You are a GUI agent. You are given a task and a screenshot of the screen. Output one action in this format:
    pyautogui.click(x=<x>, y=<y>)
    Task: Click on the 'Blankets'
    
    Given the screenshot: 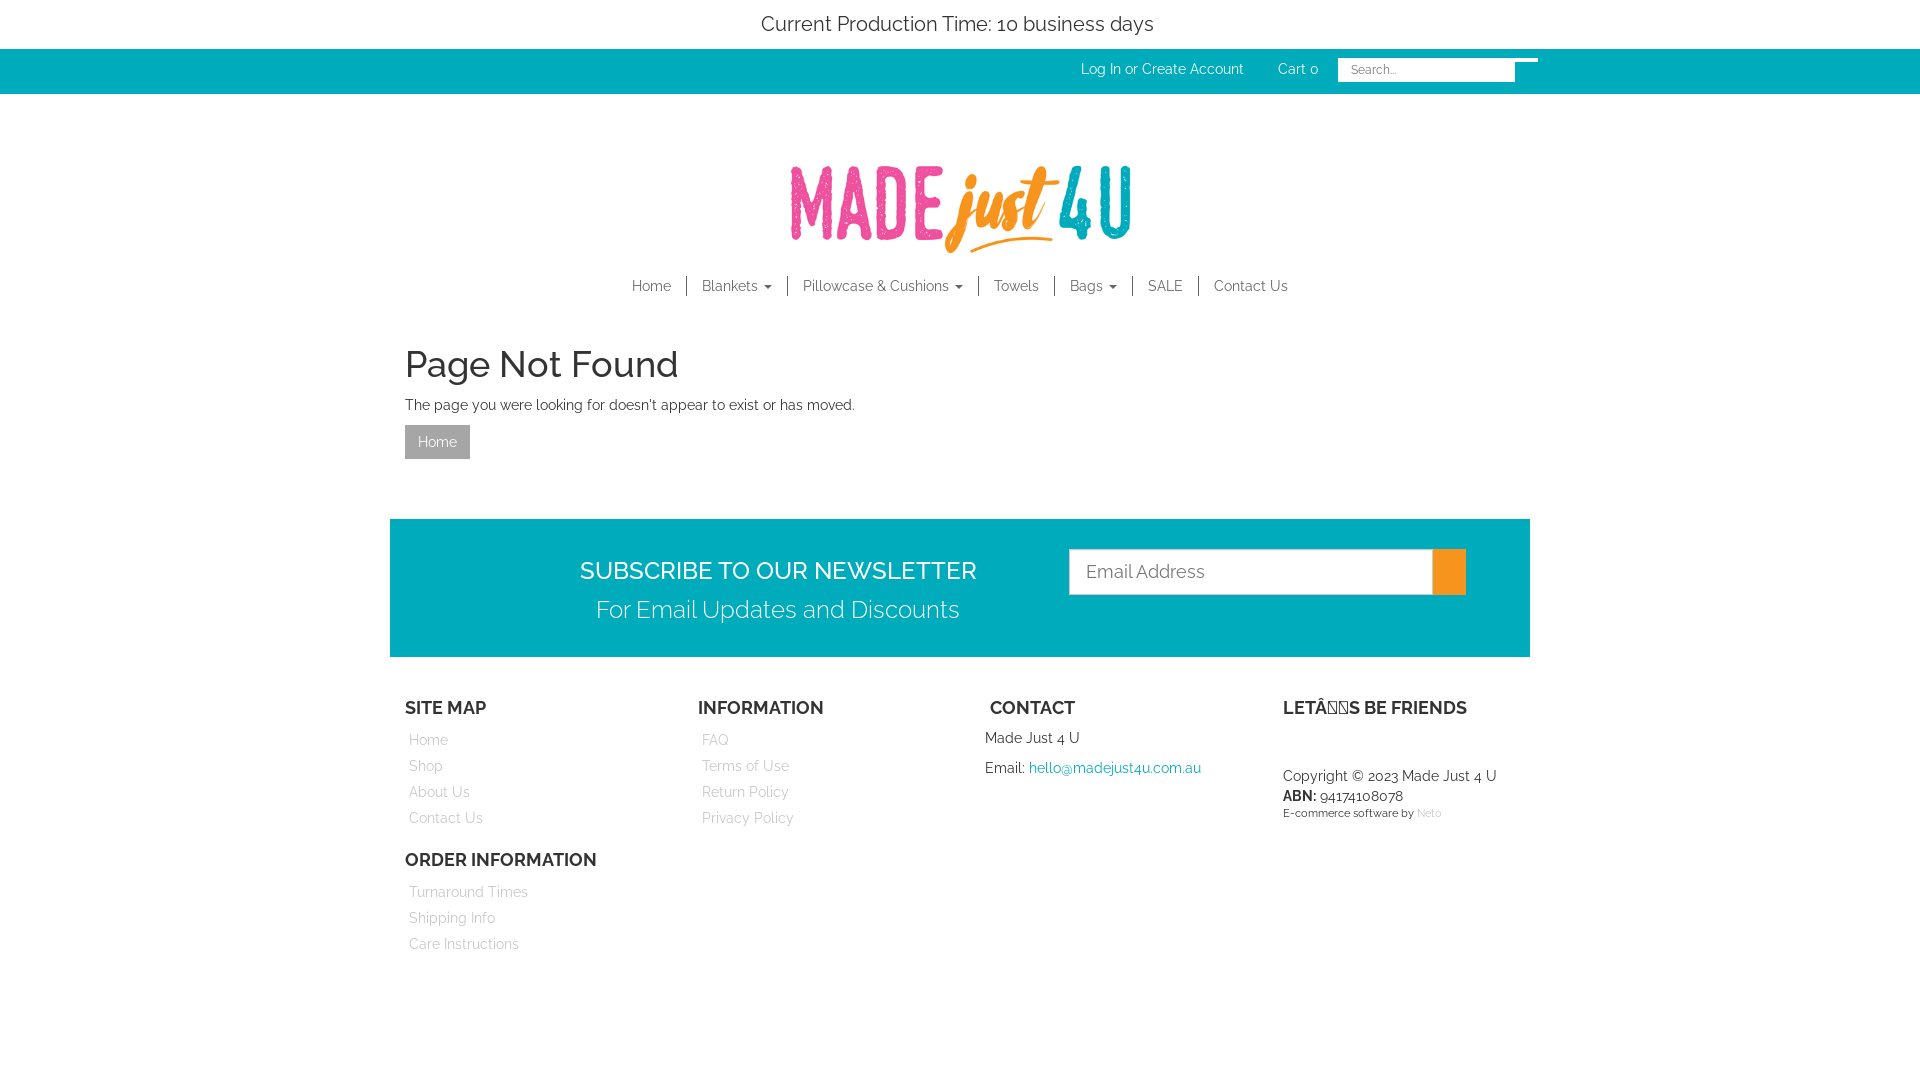 What is the action you would take?
    pyautogui.click(x=736, y=285)
    